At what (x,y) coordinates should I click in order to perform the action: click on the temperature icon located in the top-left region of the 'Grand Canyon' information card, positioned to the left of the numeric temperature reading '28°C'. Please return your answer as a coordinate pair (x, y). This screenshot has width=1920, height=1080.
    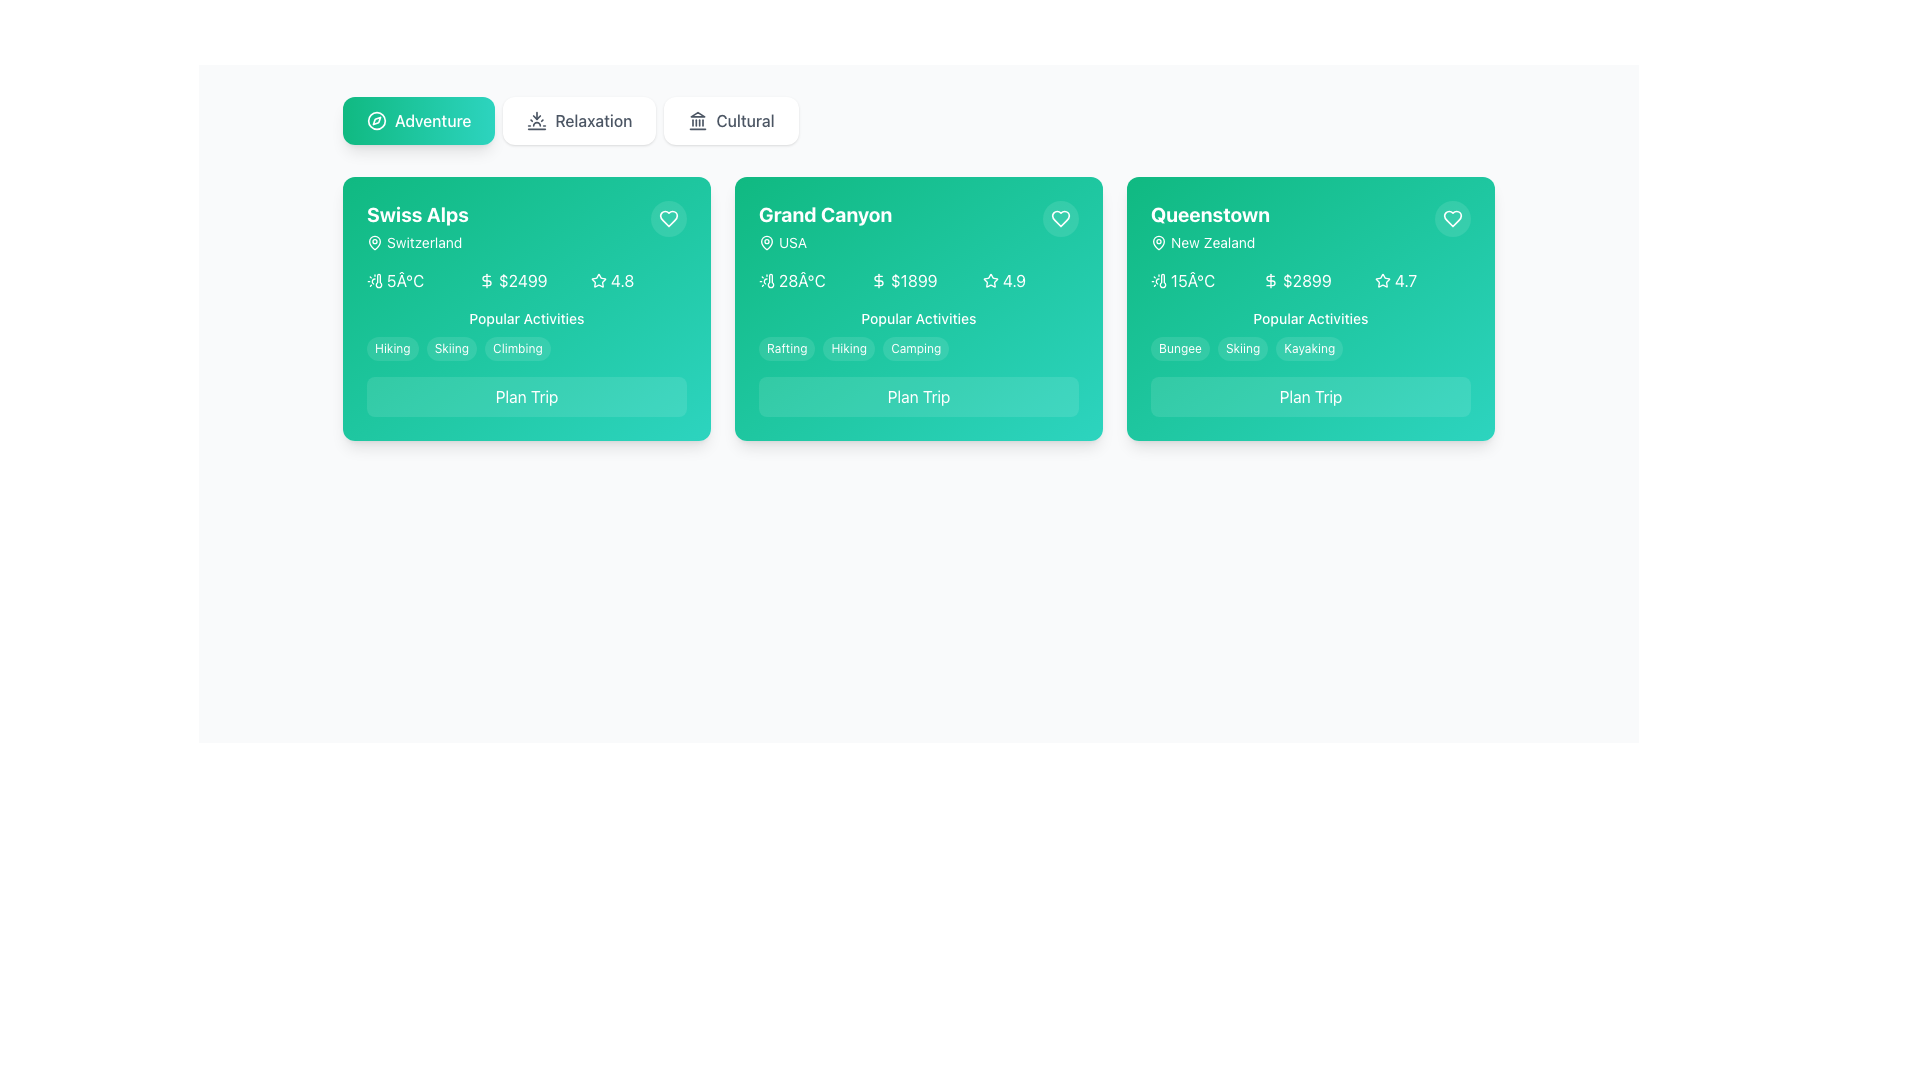
    Looking at the image, I should click on (766, 281).